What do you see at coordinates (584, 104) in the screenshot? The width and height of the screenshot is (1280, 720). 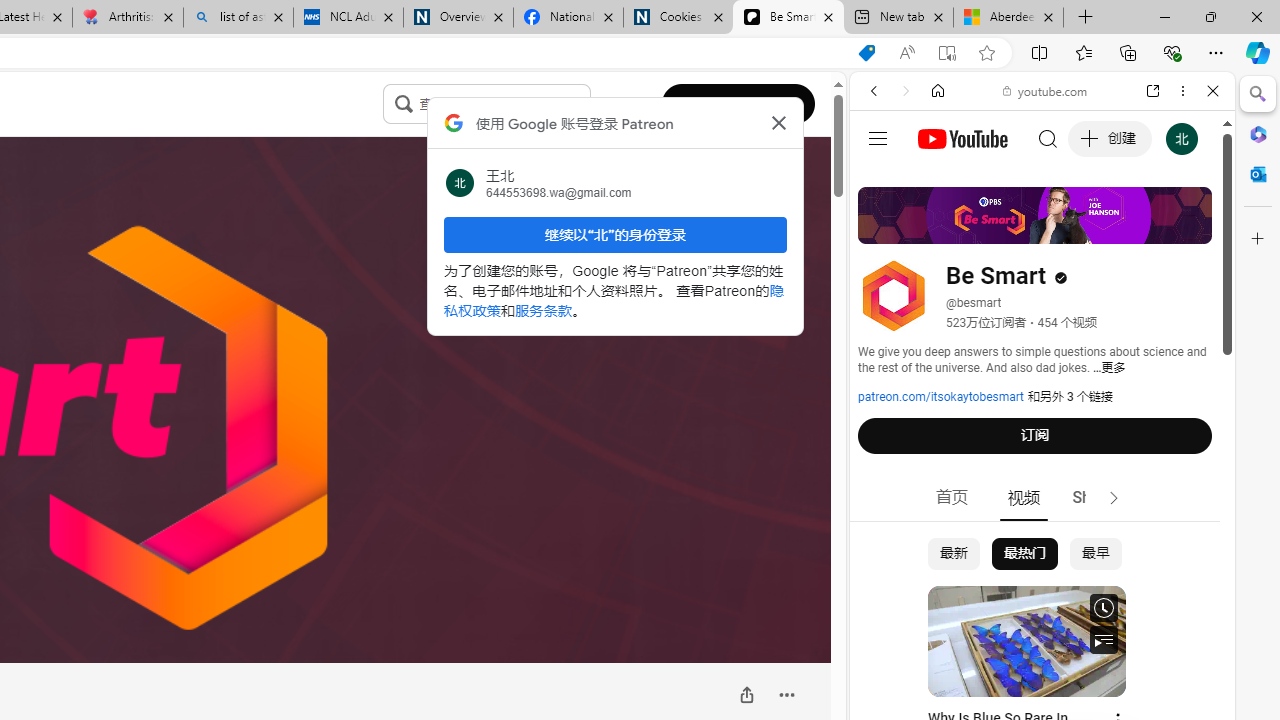 I see `'Class: sc-gUQvok bqiJlM'` at bounding box center [584, 104].